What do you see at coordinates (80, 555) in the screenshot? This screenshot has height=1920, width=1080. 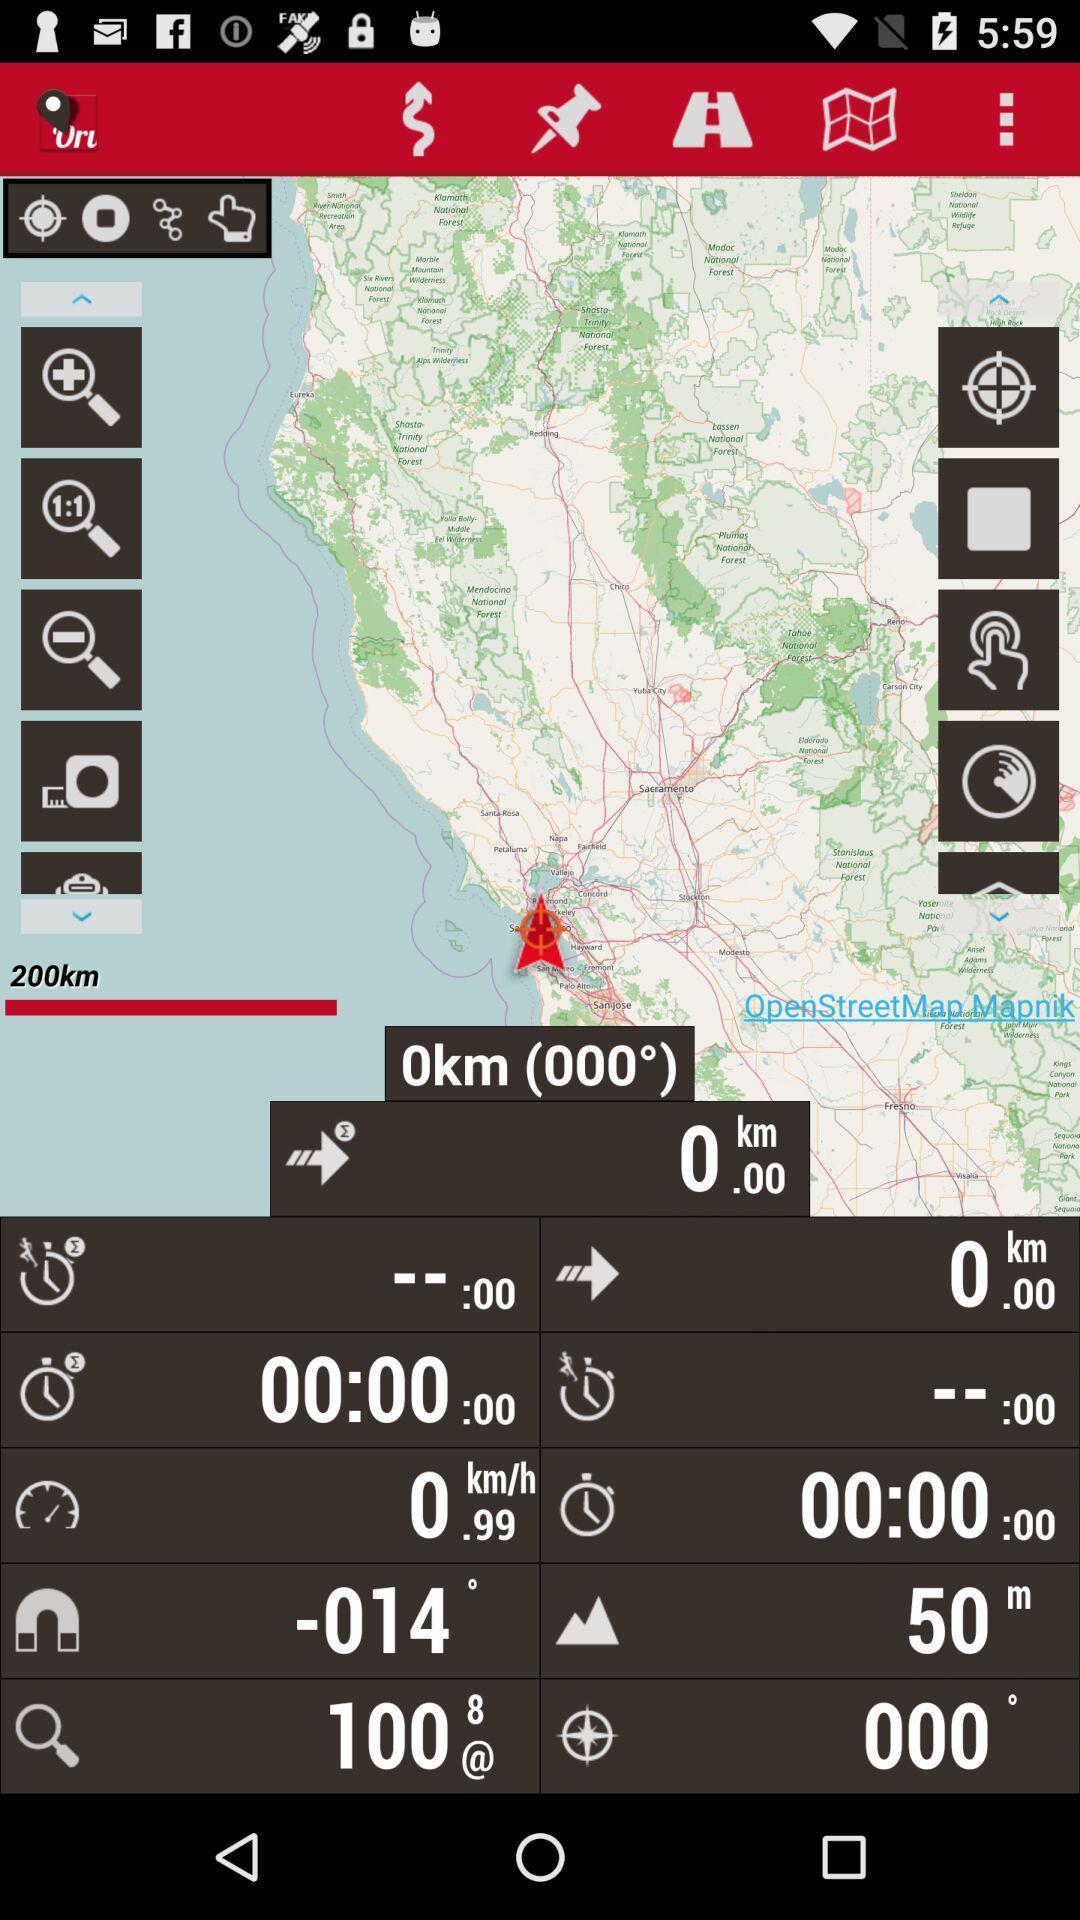 I see `the search icon` at bounding box center [80, 555].